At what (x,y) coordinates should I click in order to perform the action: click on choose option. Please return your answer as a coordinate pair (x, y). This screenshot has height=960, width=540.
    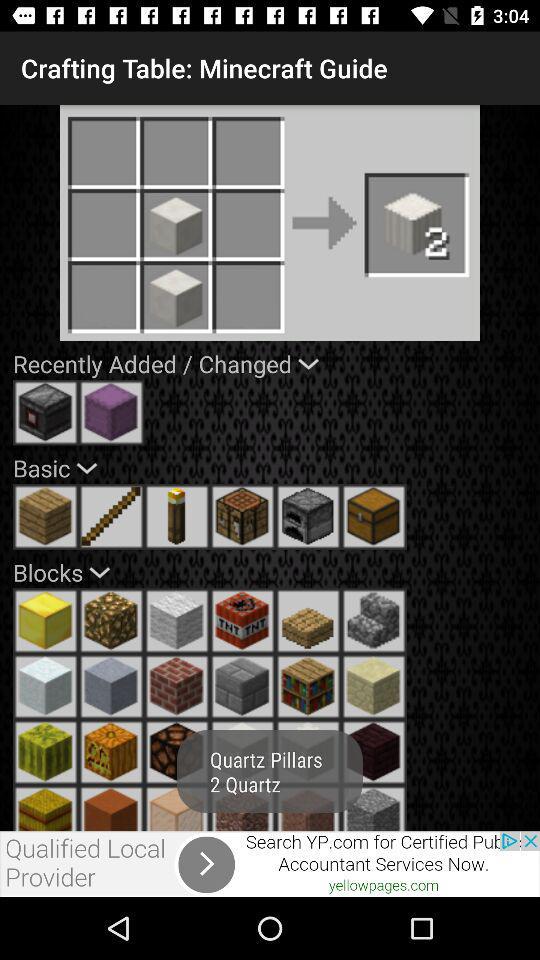
    Looking at the image, I should click on (111, 808).